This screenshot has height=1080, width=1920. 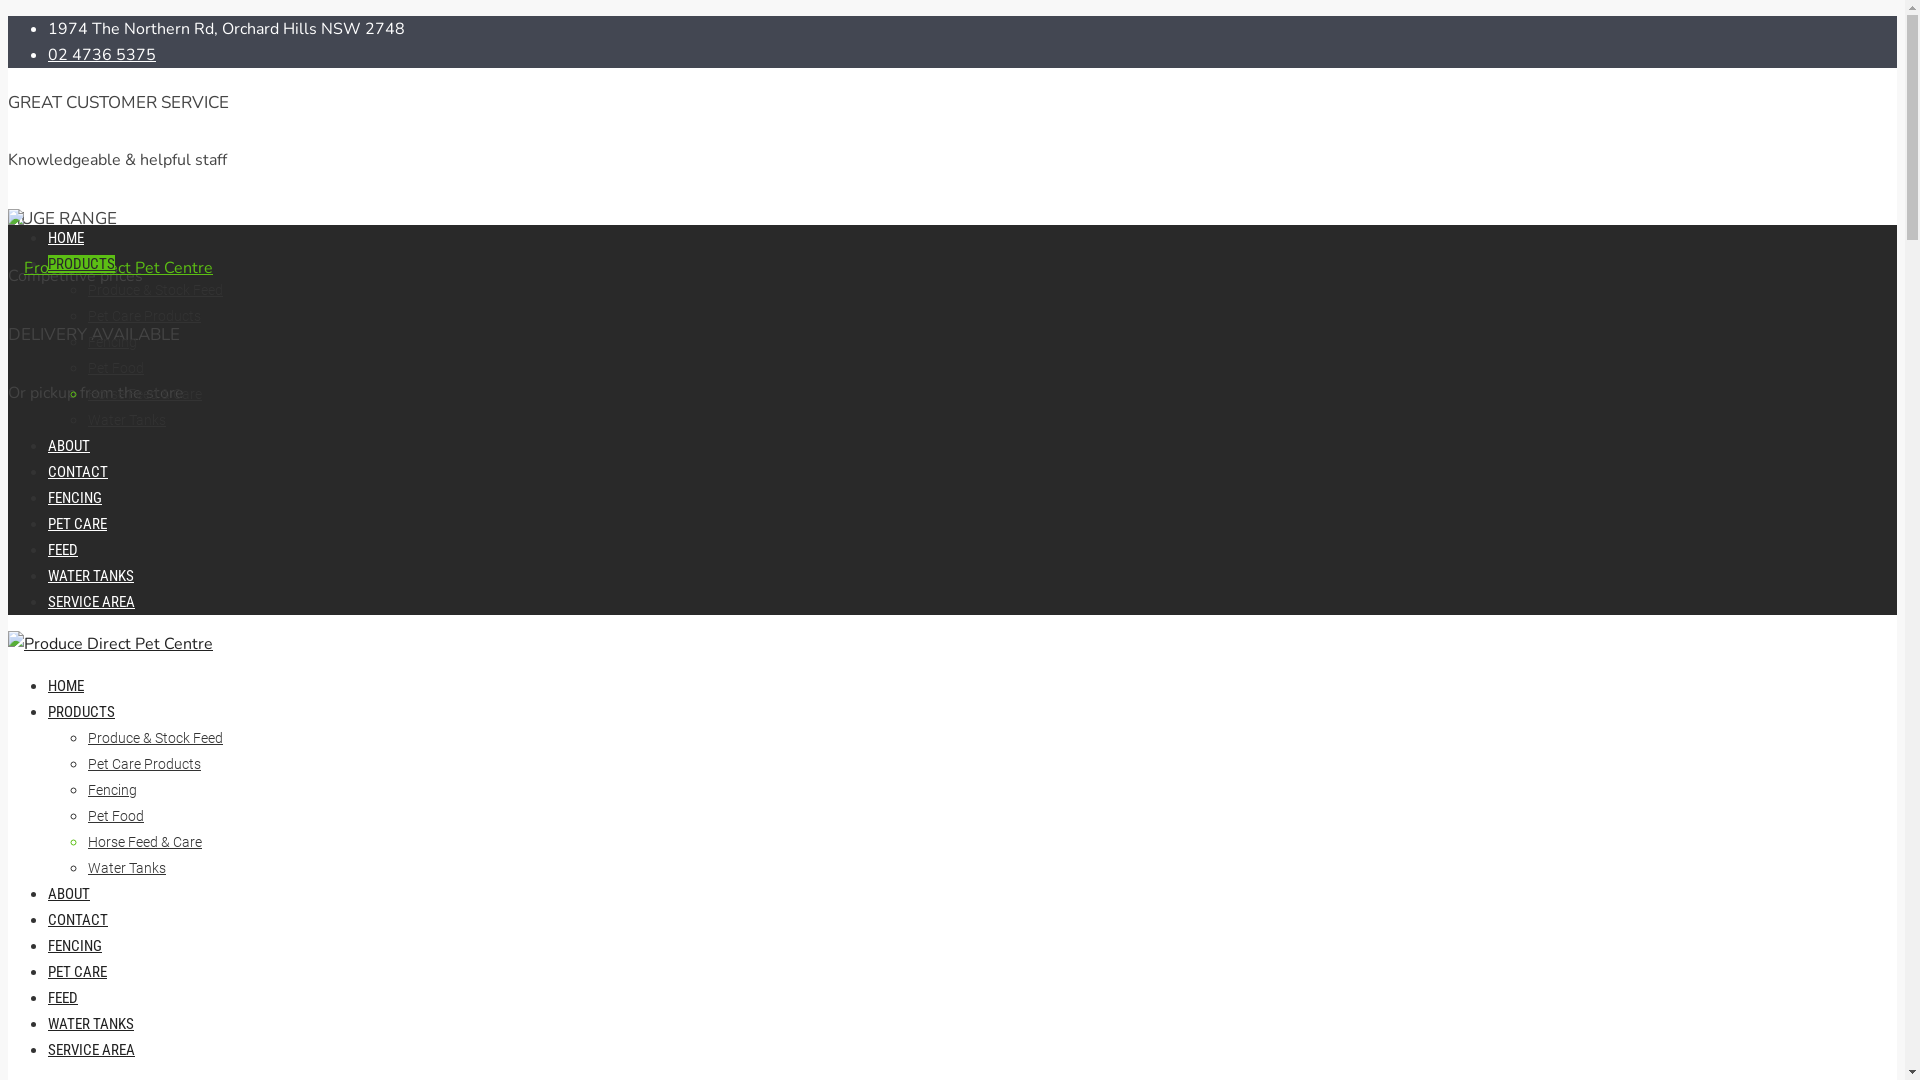 I want to click on 'Pet Food', so click(x=86, y=816).